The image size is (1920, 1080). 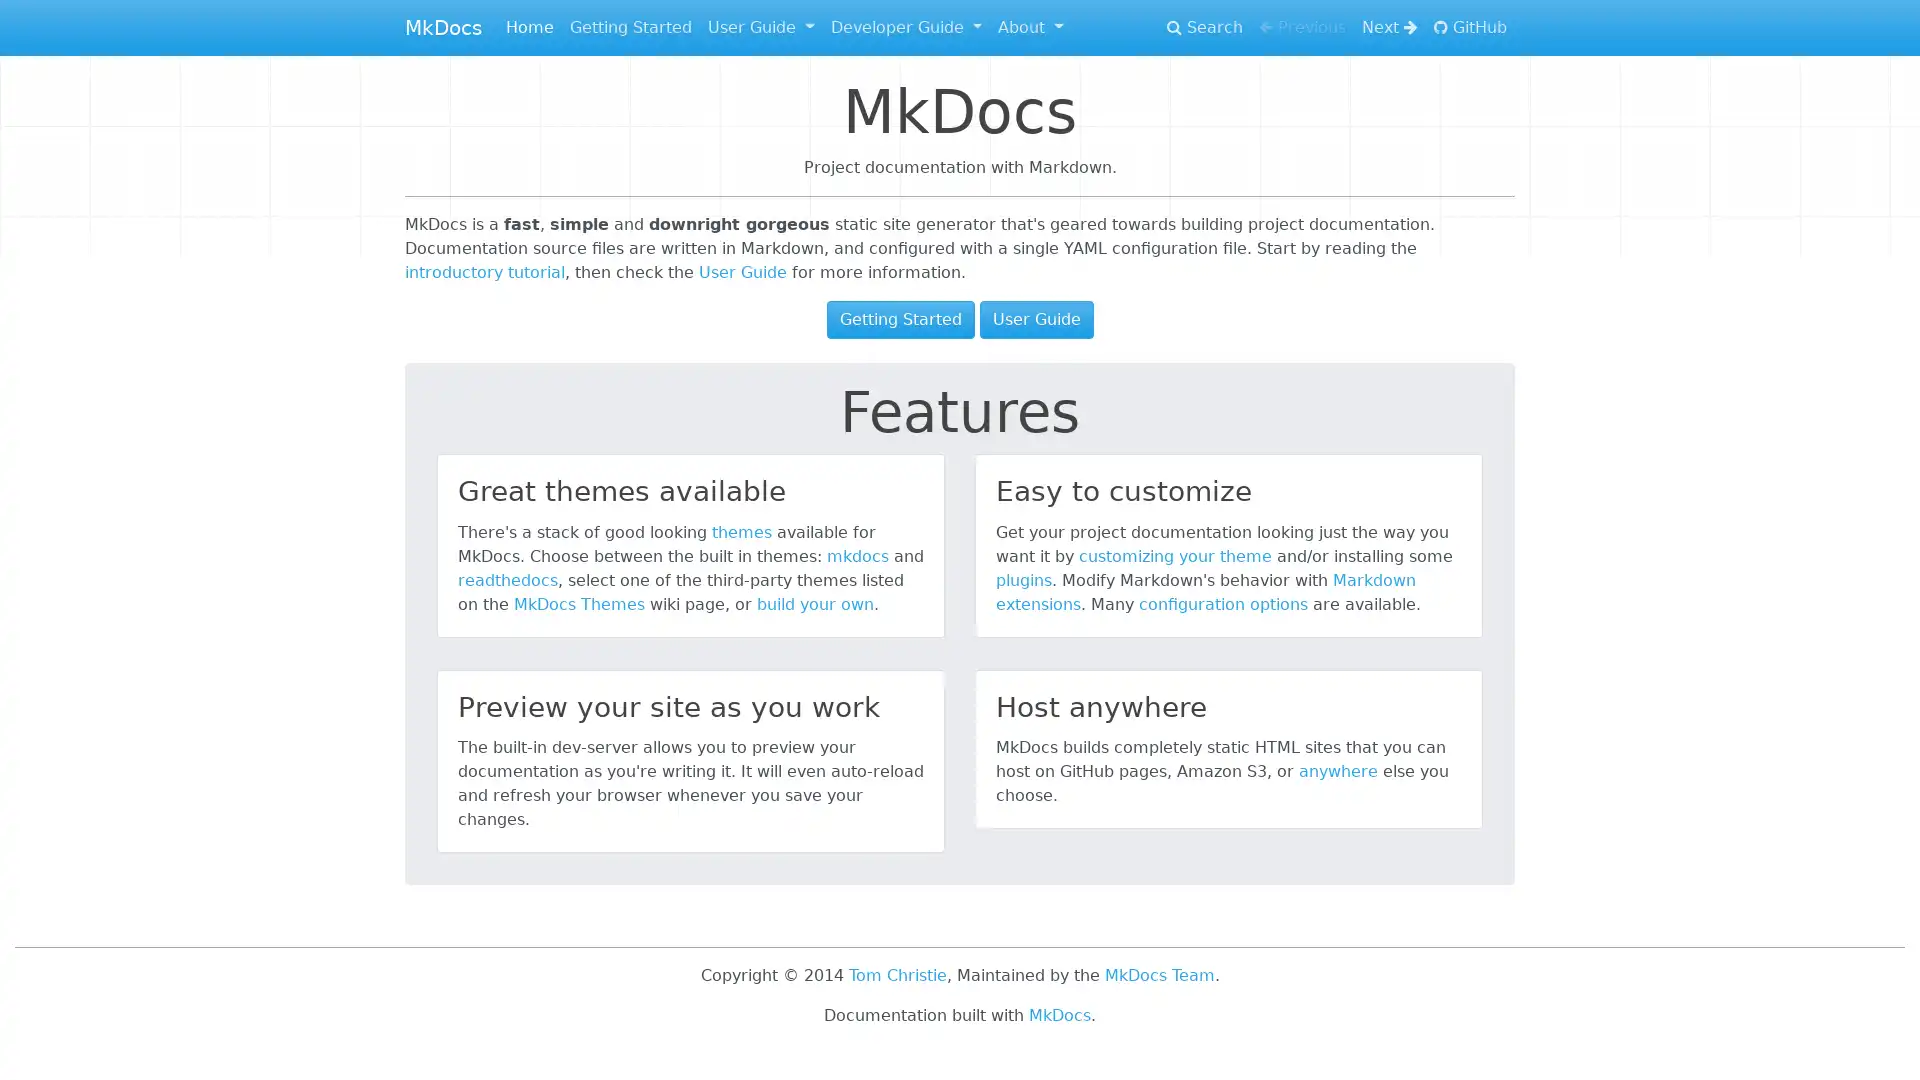 What do you see at coordinates (1036, 319) in the screenshot?
I see `User Guide` at bounding box center [1036, 319].